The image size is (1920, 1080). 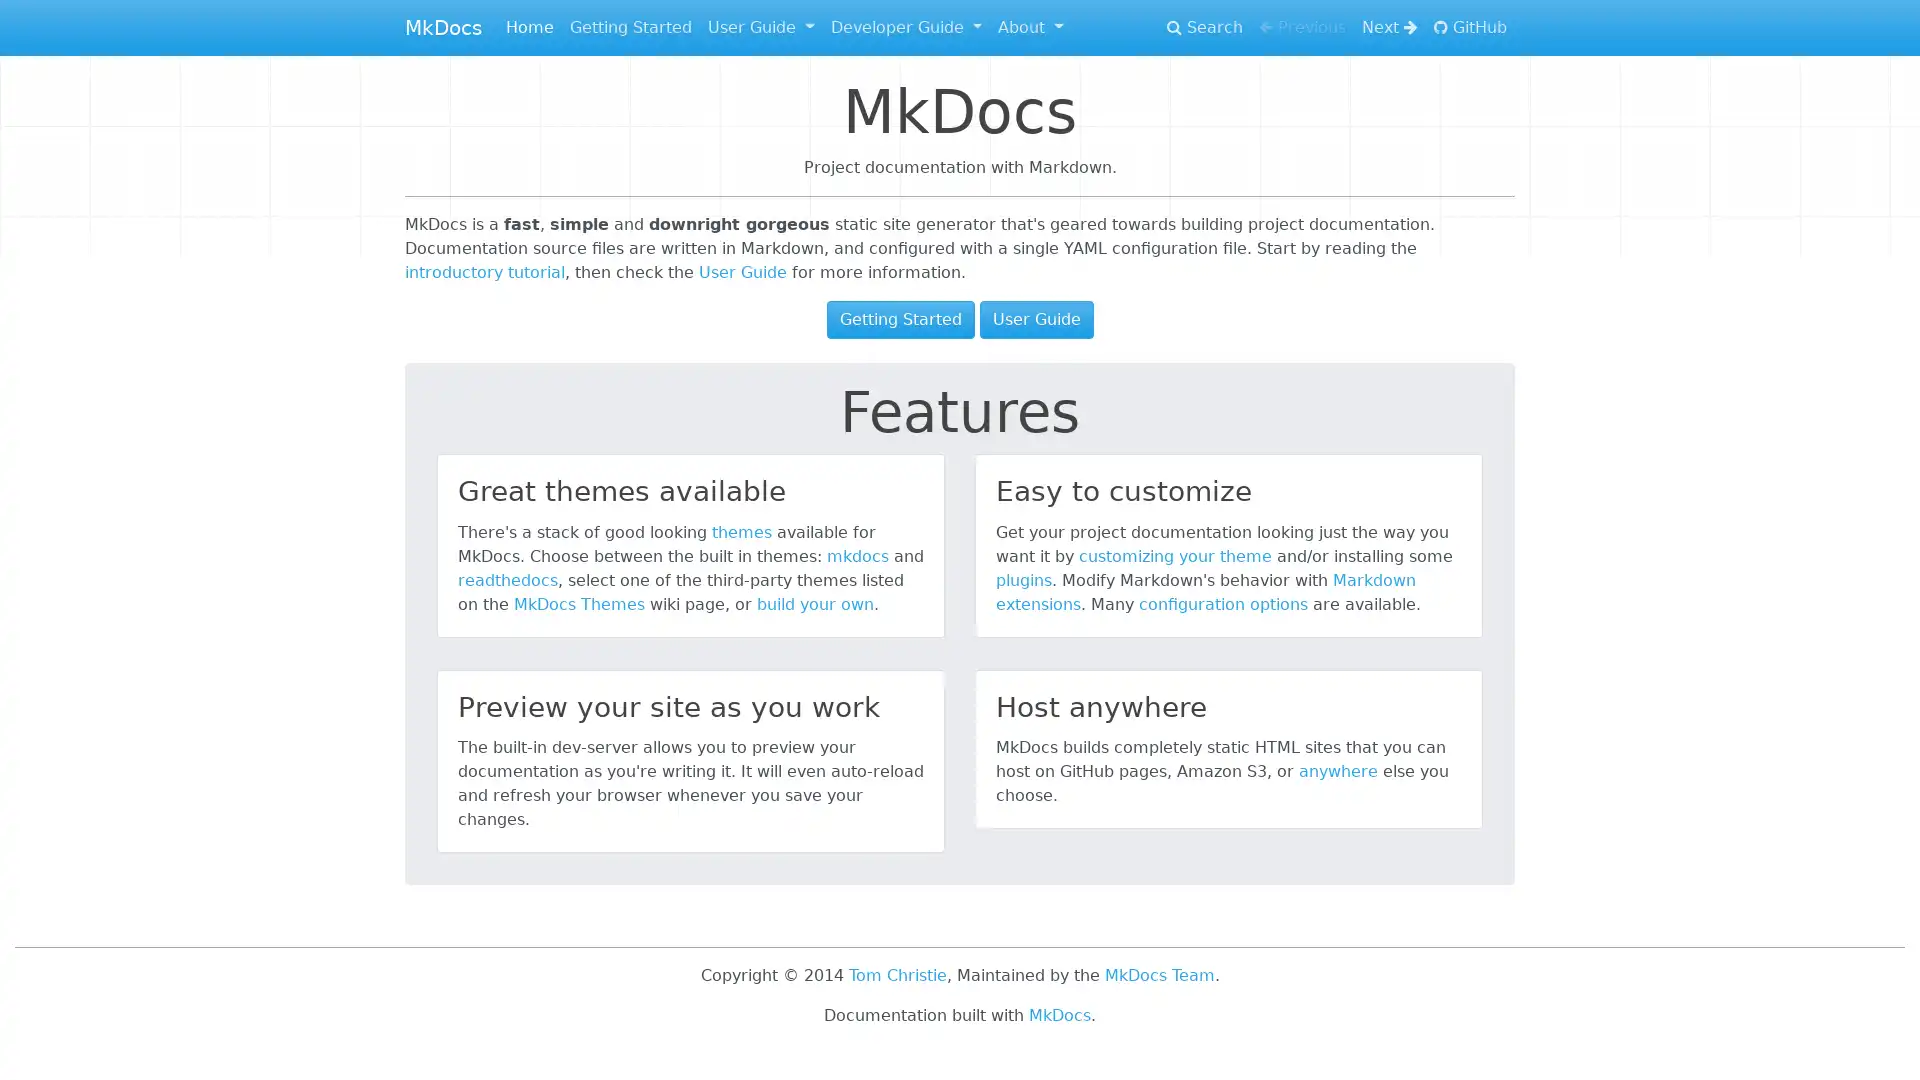 What do you see at coordinates (1036, 319) in the screenshot?
I see `User Guide` at bounding box center [1036, 319].